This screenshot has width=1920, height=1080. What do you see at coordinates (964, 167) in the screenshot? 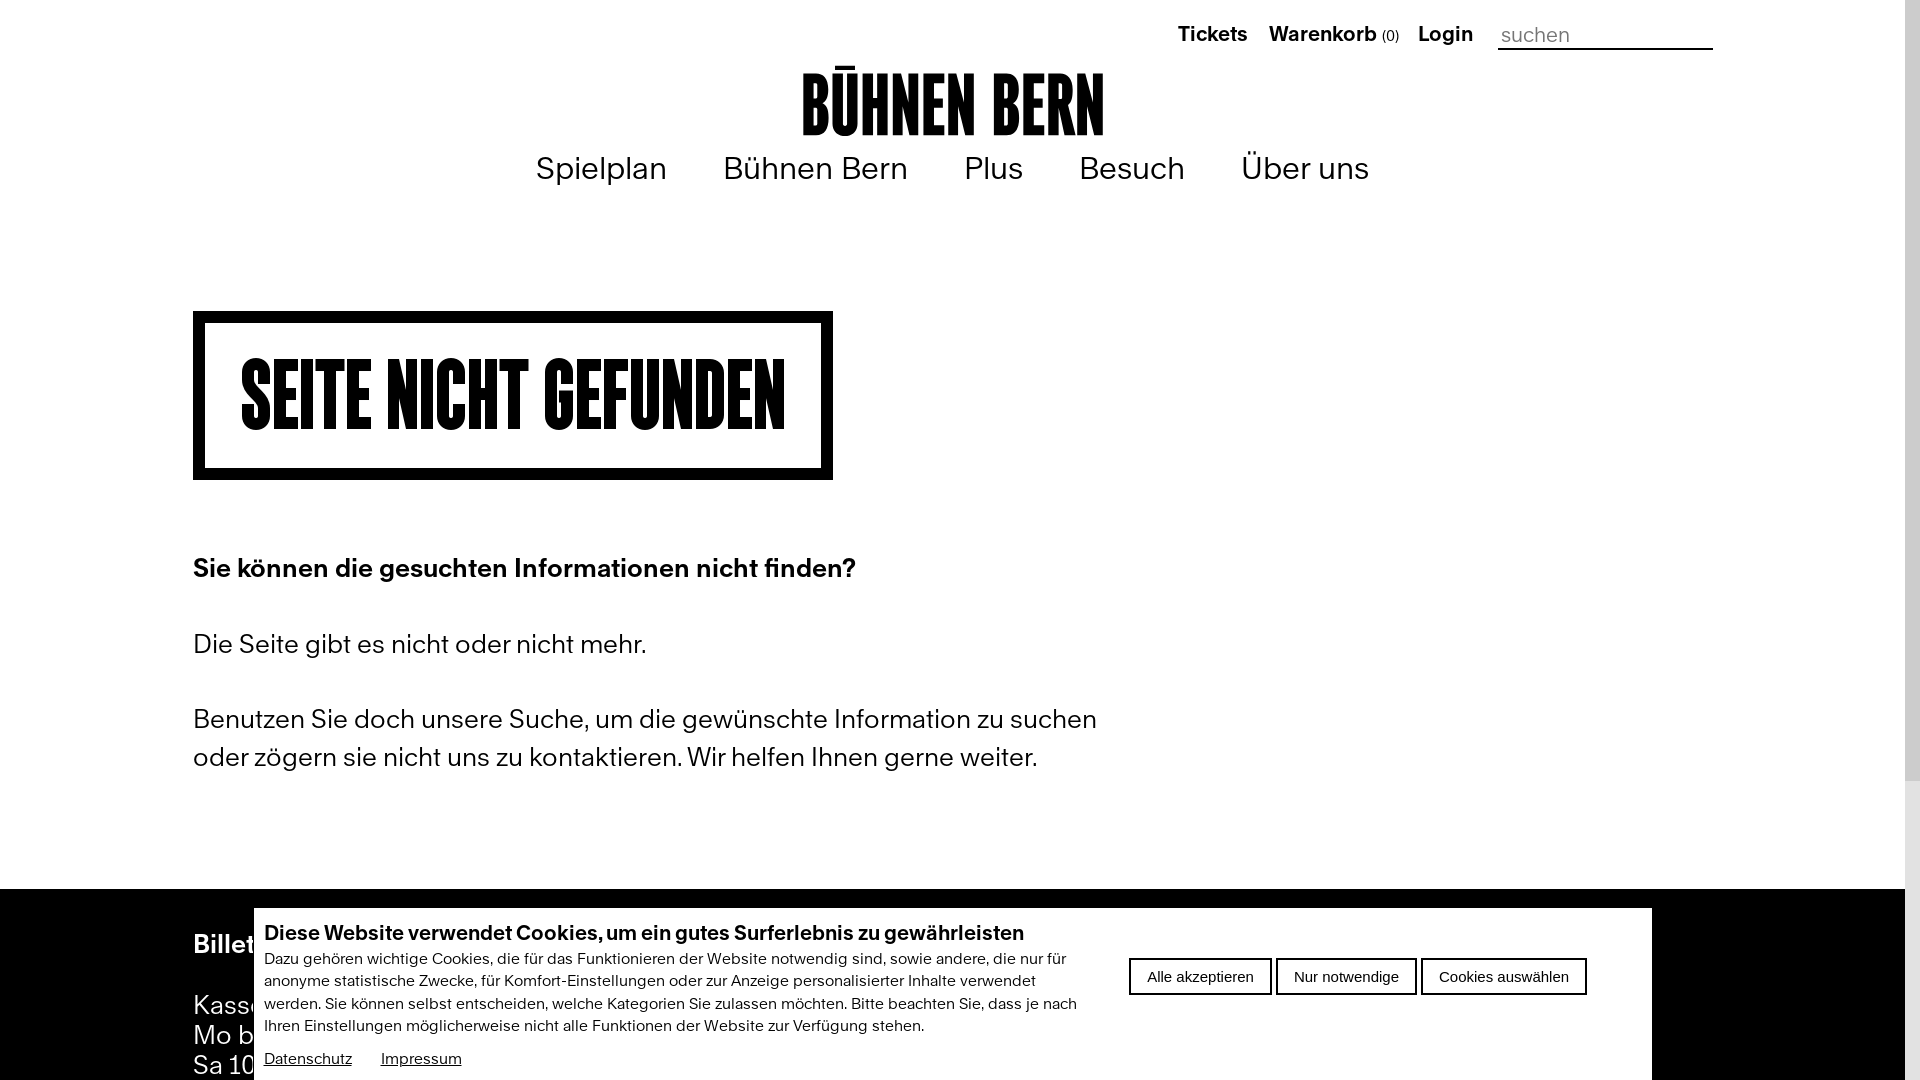
I see `'Plus'` at bounding box center [964, 167].